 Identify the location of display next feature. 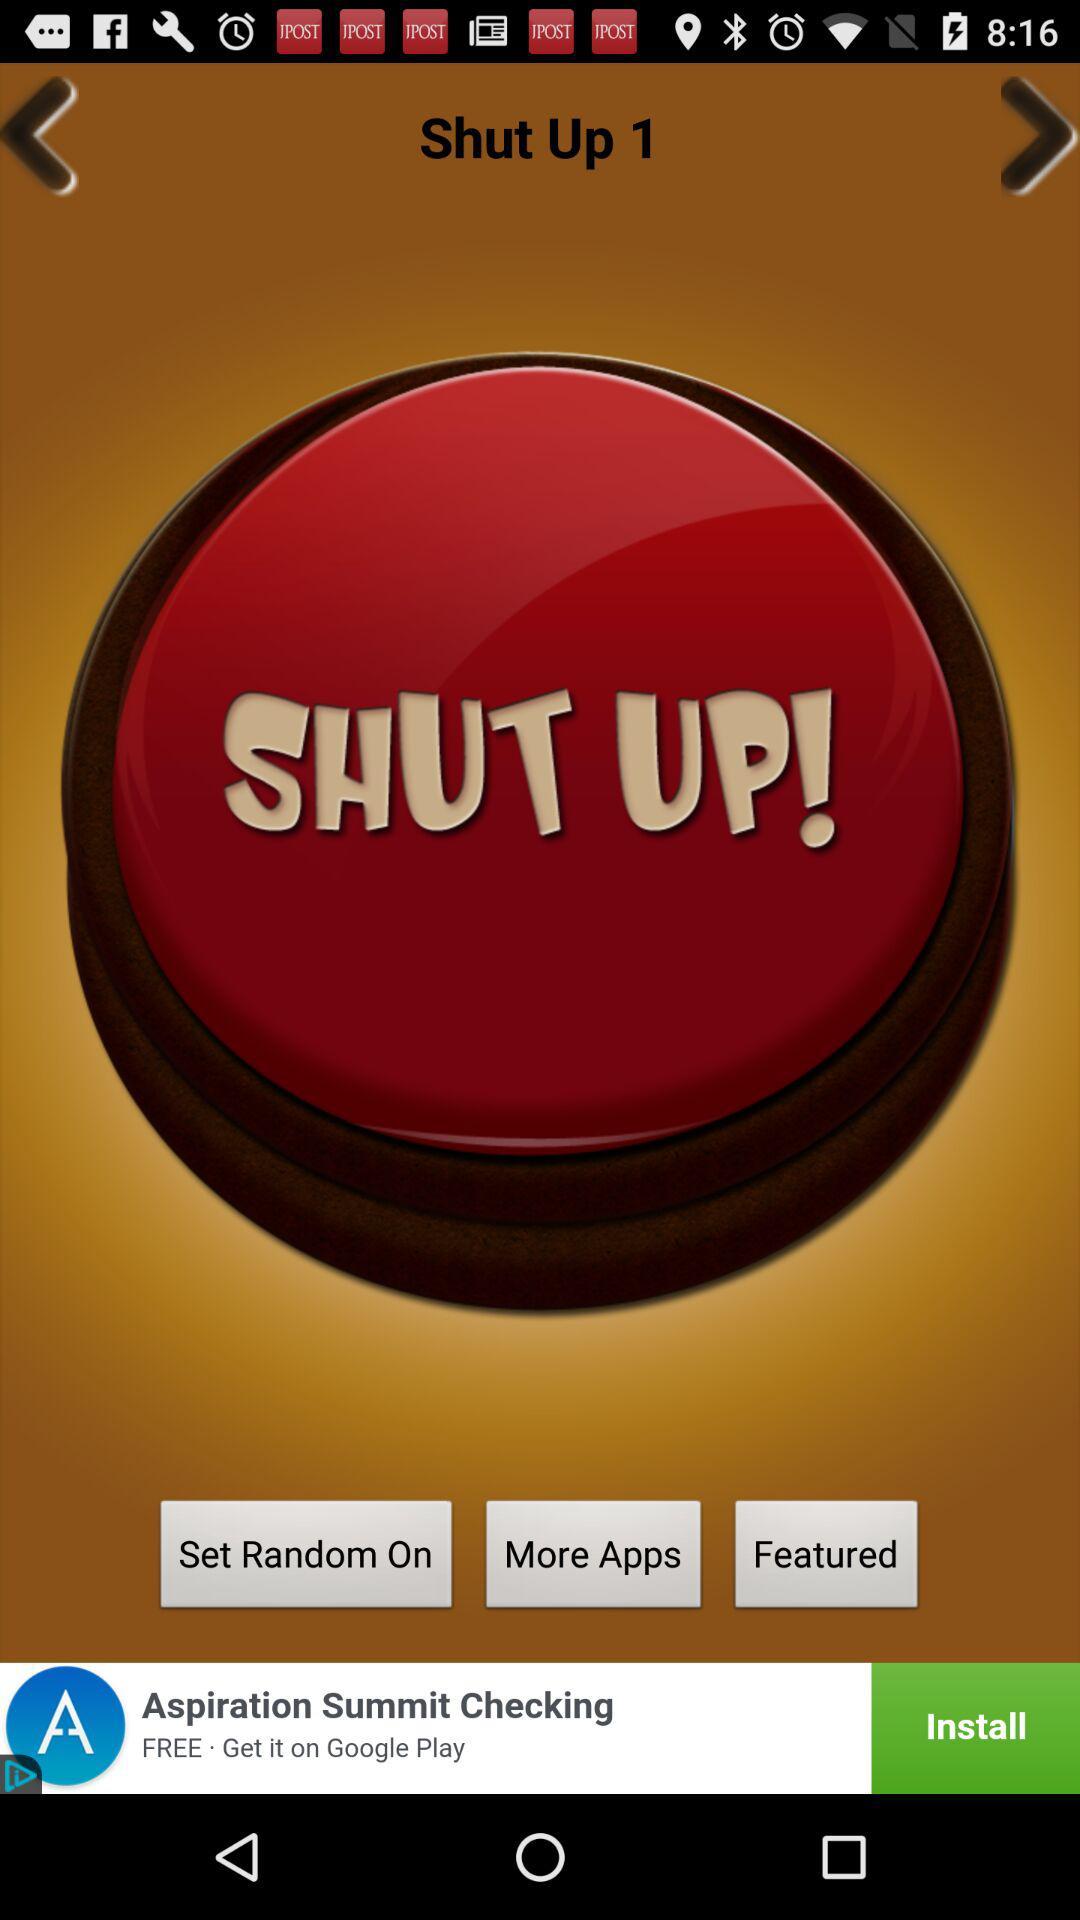
(1039, 135).